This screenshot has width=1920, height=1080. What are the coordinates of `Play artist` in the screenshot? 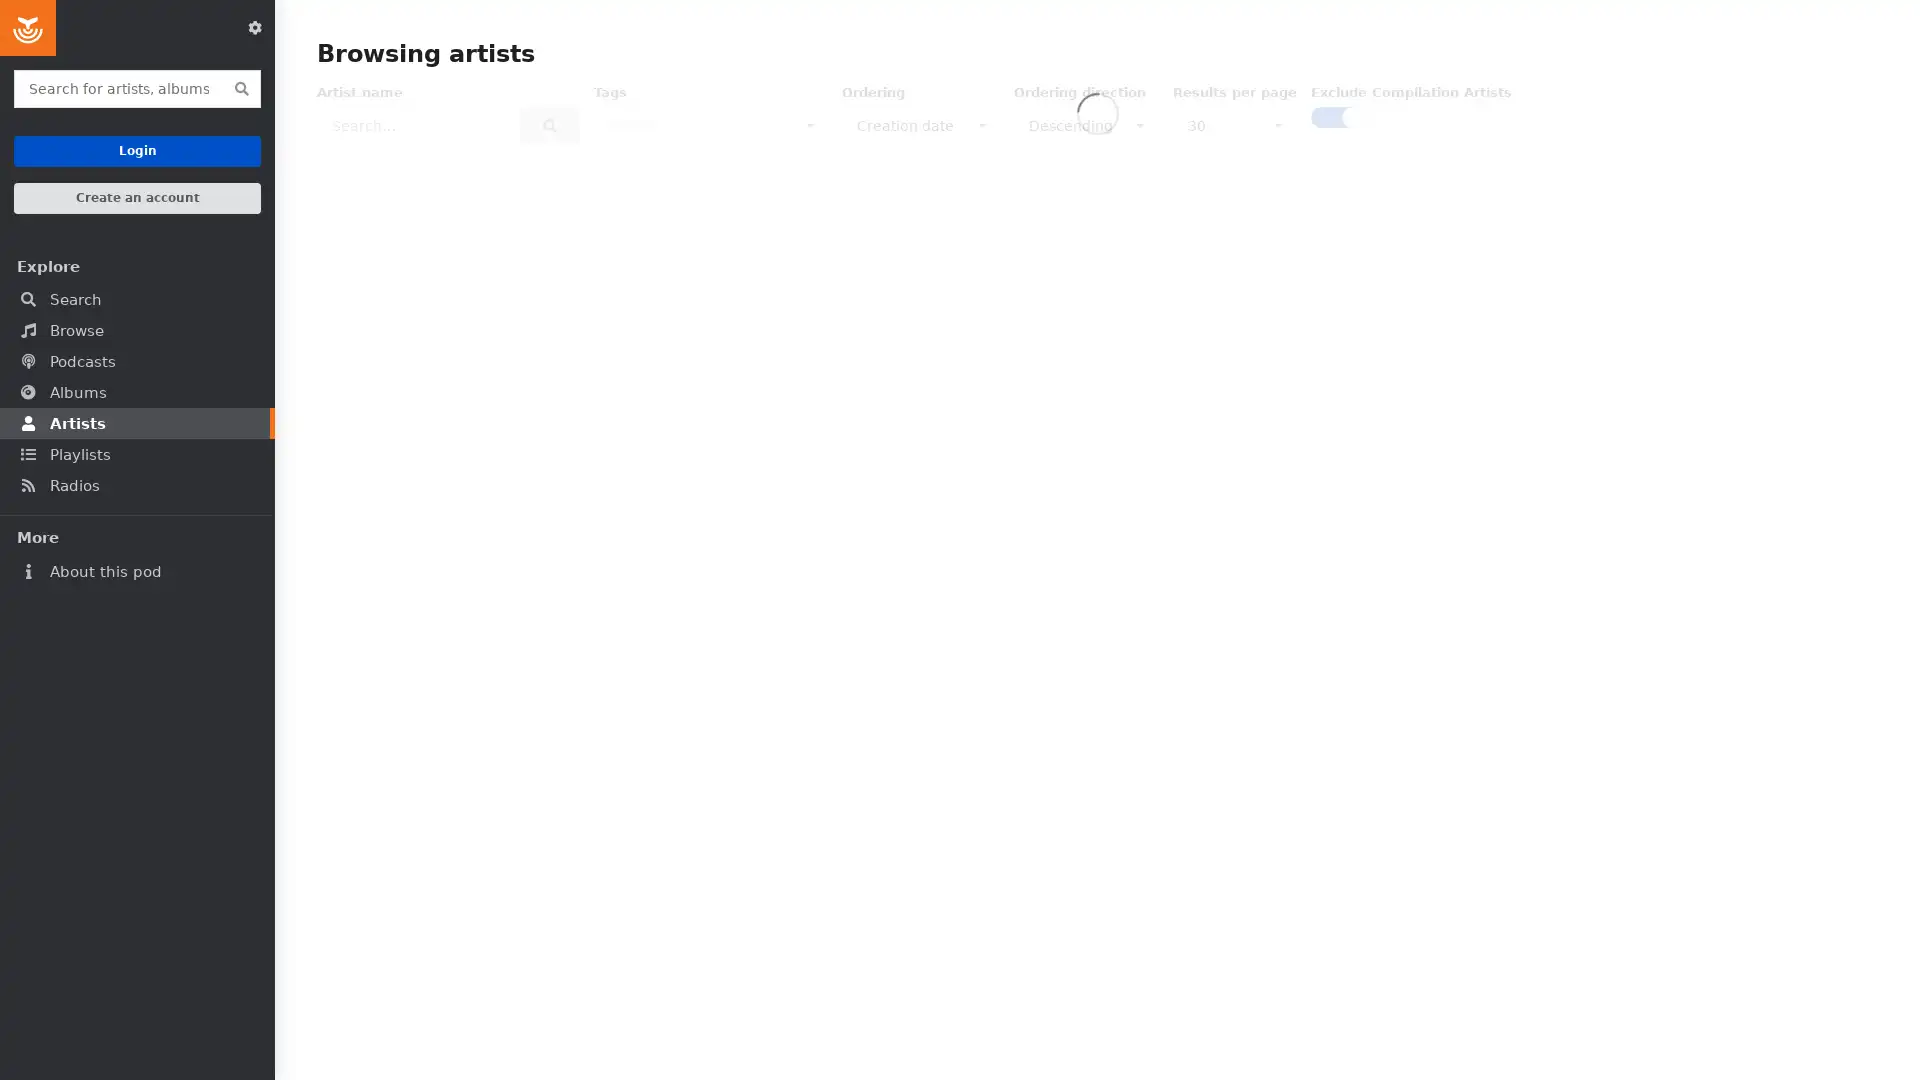 It's located at (1353, 342).